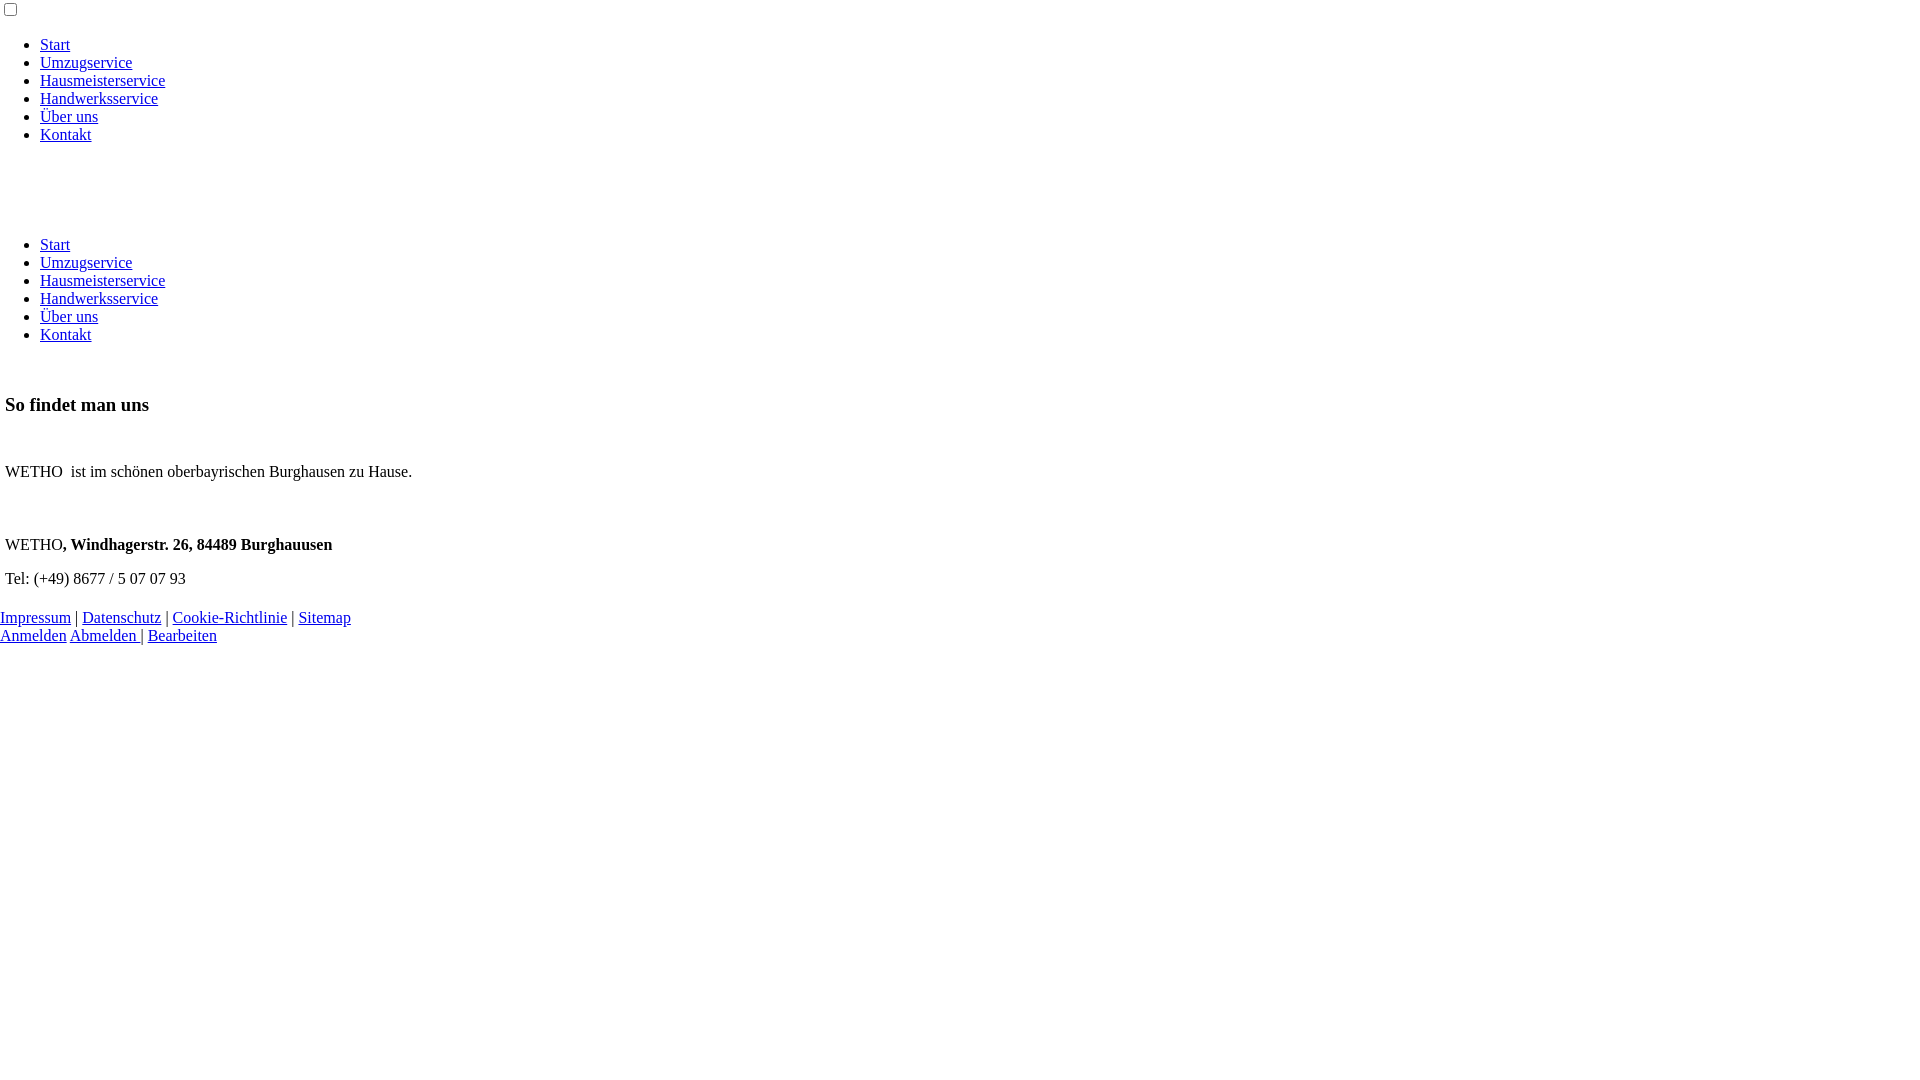 This screenshot has width=1920, height=1080. Describe the element at coordinates (324, 616) in the screenshot. I see `'Sitemap'` at that location.